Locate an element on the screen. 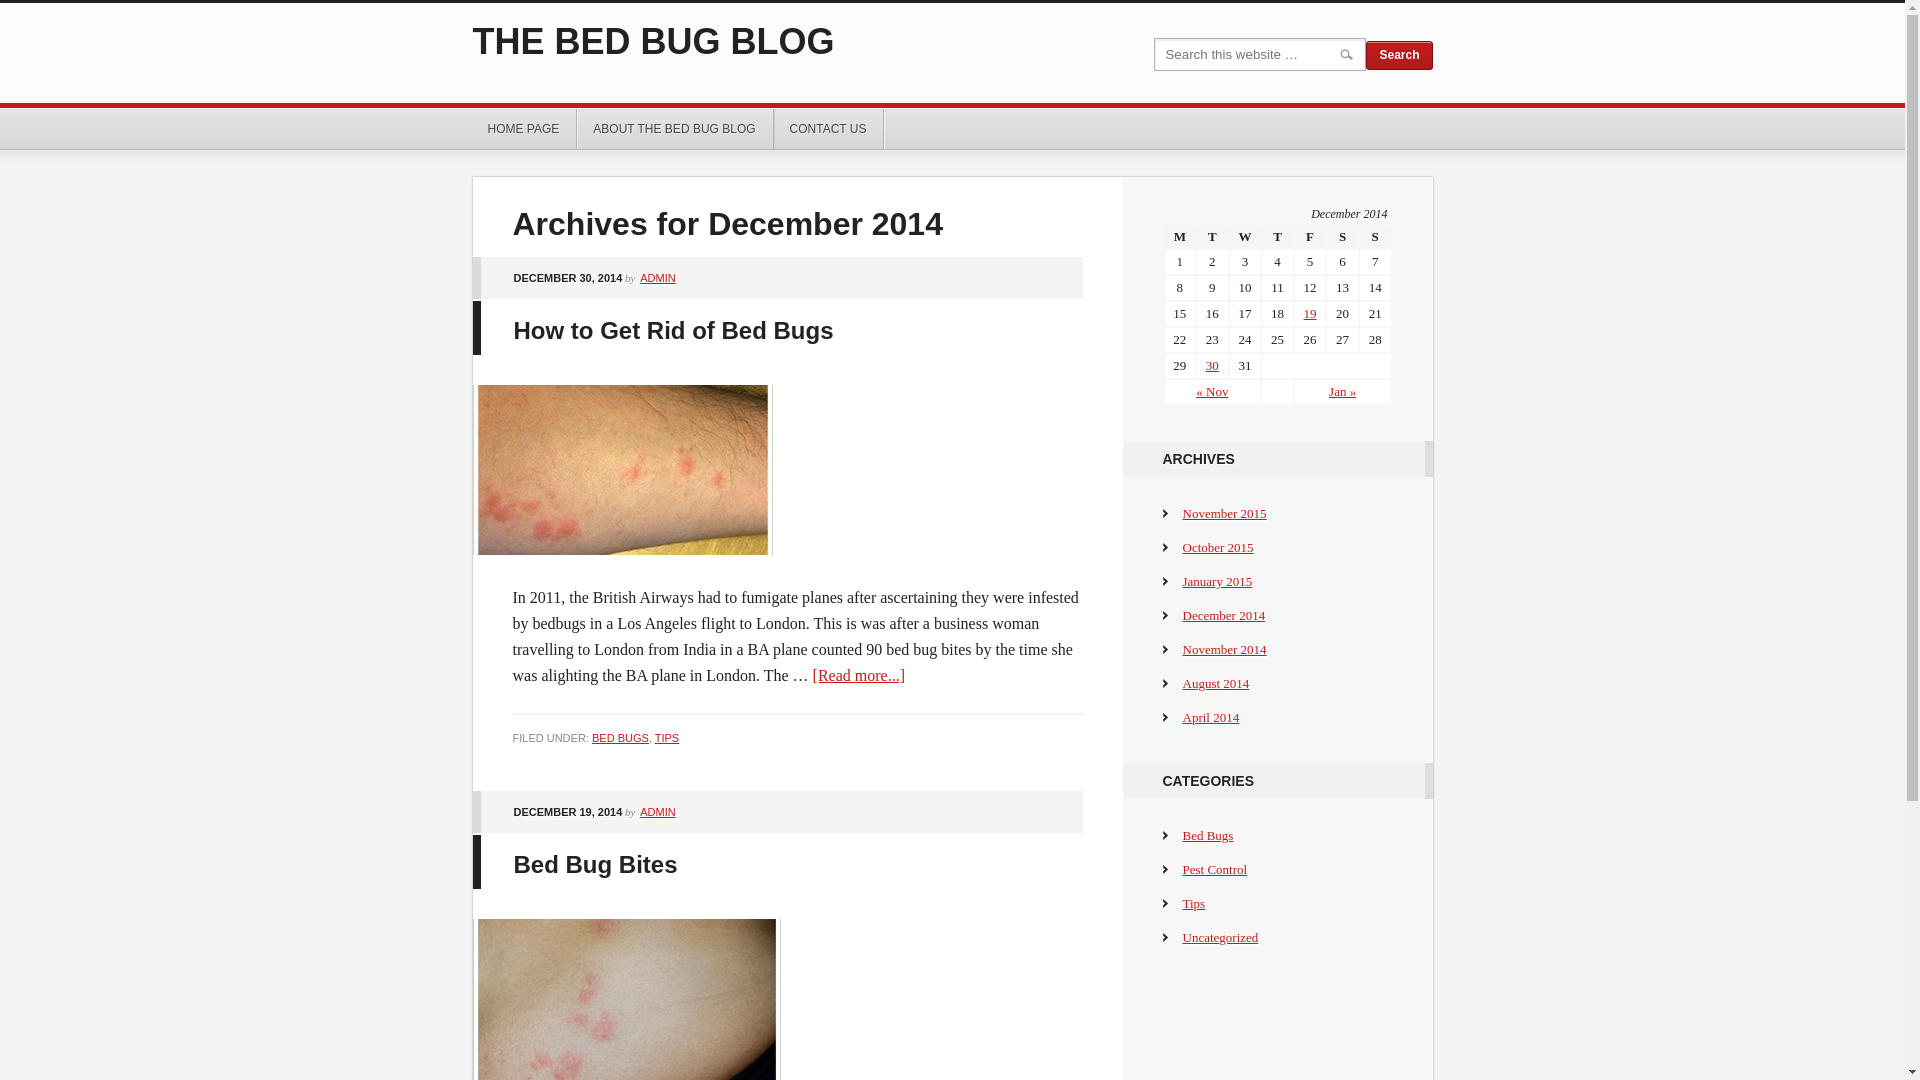 The height and width of the screenshot is (1080, 1920). '19' is located at coordinates (1310, 313).